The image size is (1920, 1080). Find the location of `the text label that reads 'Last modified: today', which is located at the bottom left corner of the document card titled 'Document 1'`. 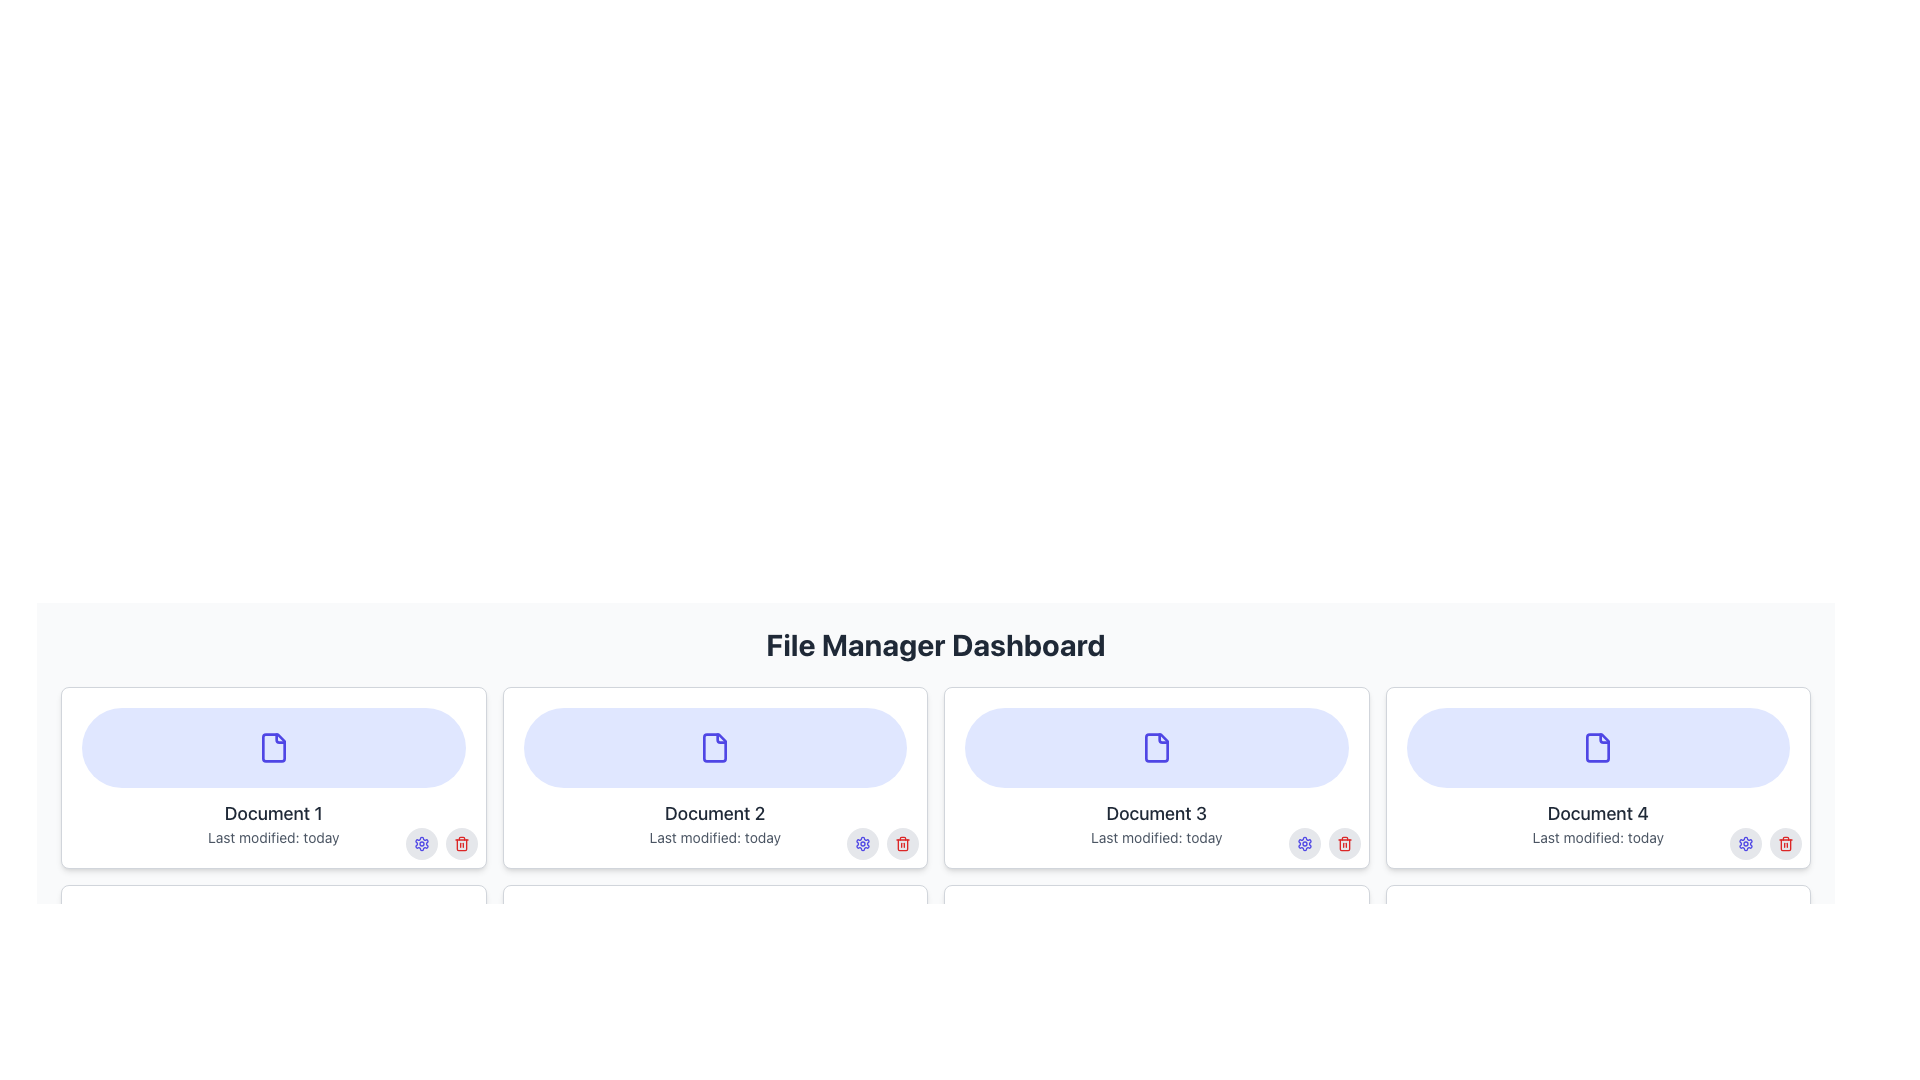

the text label that reads 'Last modified: today', which is located at the bottom left corner of the document card titled 'Document 1' is located at coordinates (272, 837).